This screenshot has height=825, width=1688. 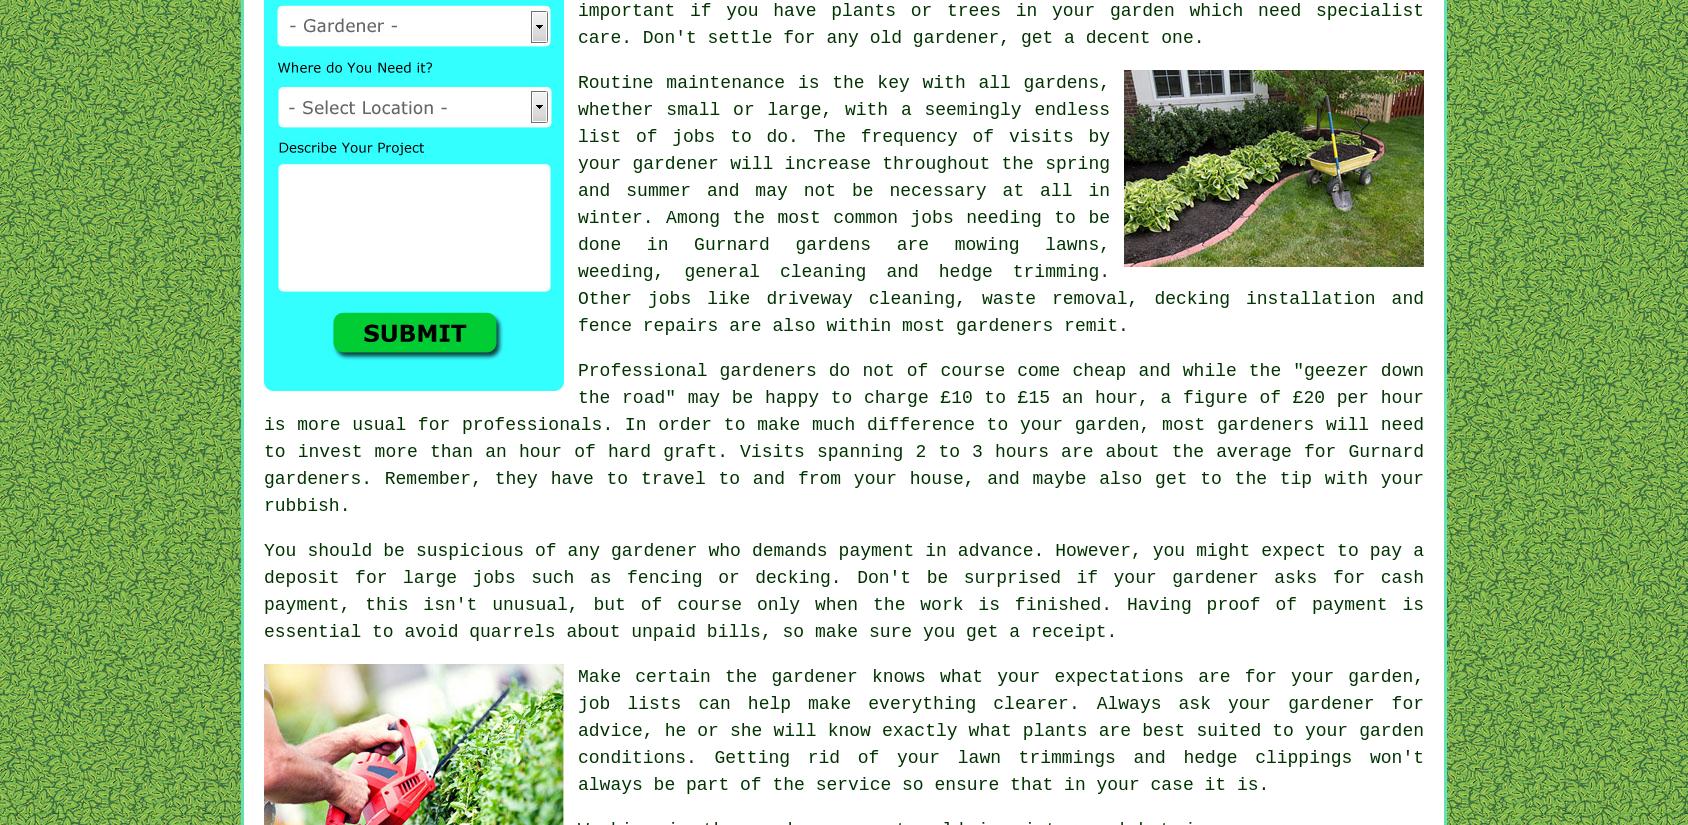 I want to click on '. However, you might expect to pay a deposit for large jobs such as', so click(x=843, y=564).